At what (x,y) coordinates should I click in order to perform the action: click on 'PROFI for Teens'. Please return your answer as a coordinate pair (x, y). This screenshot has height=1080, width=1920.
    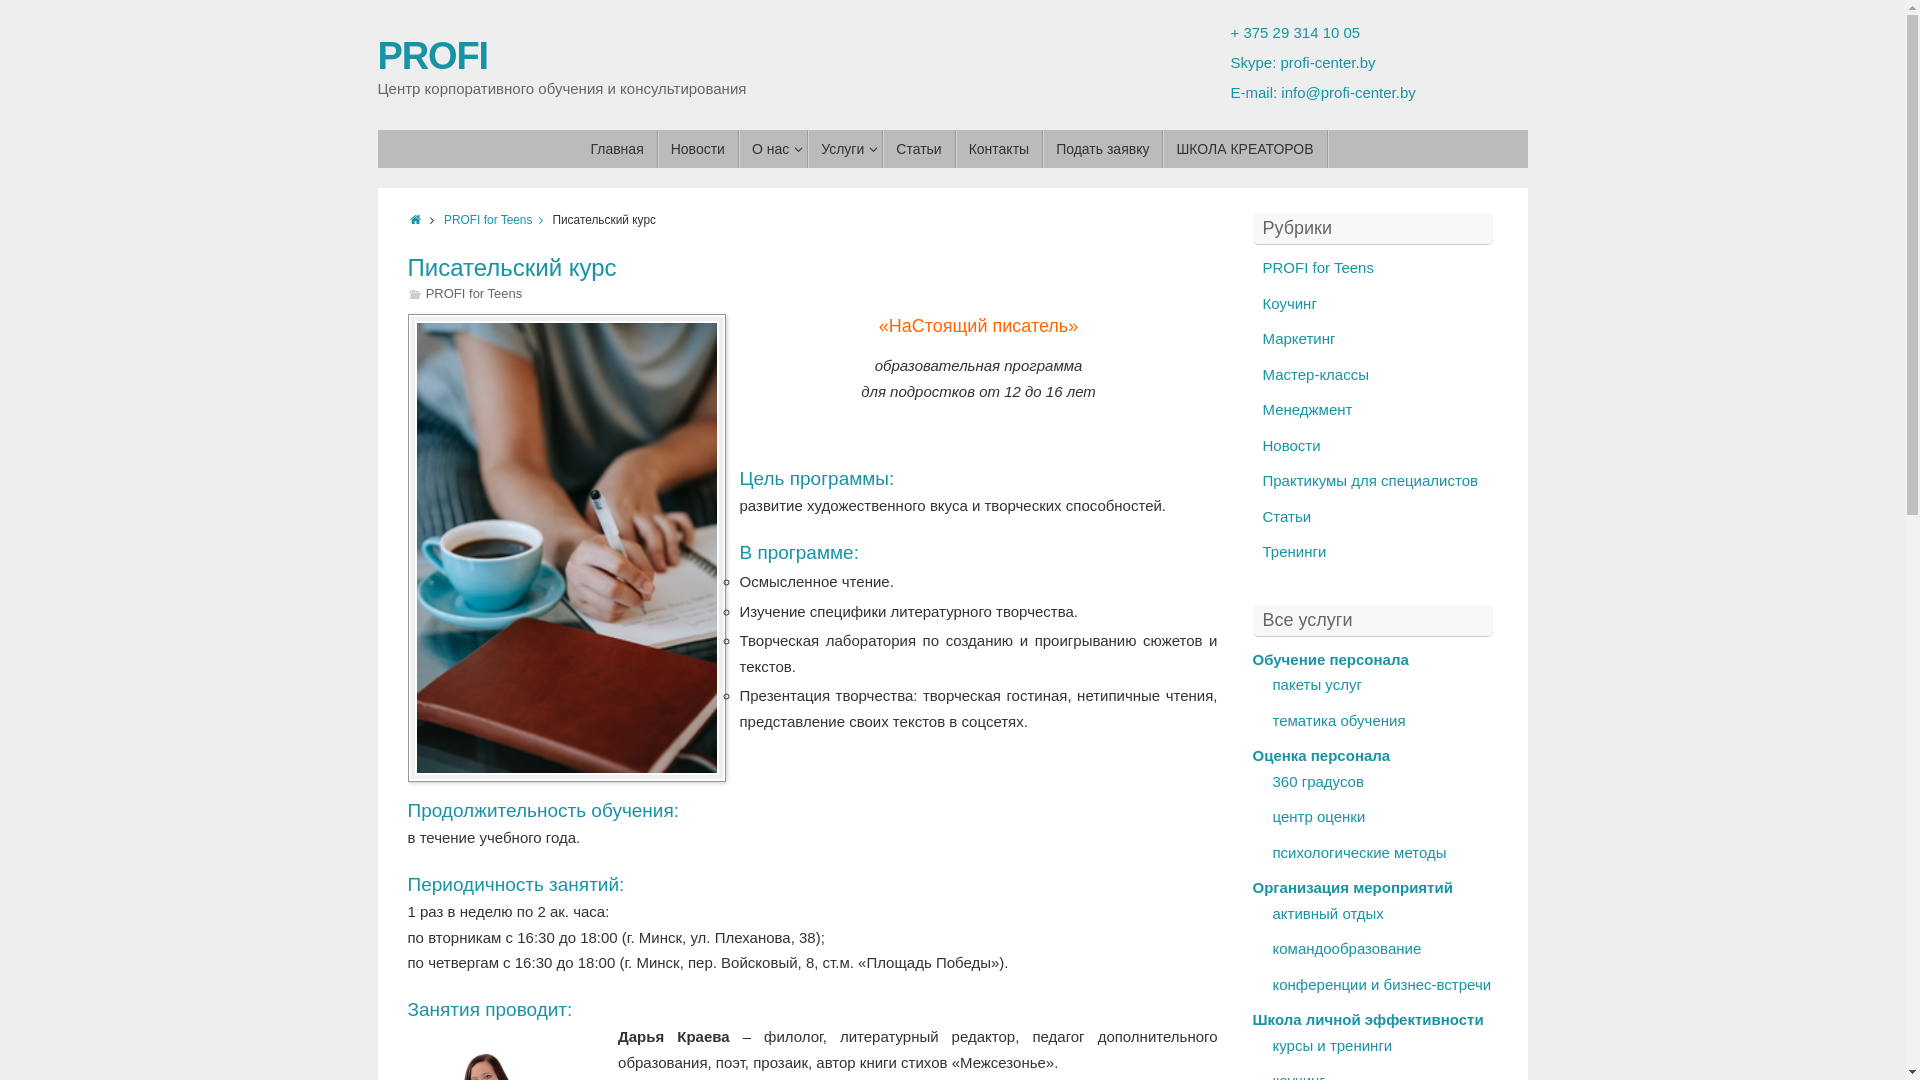
    Looking at the image, I should click on (473, 293).